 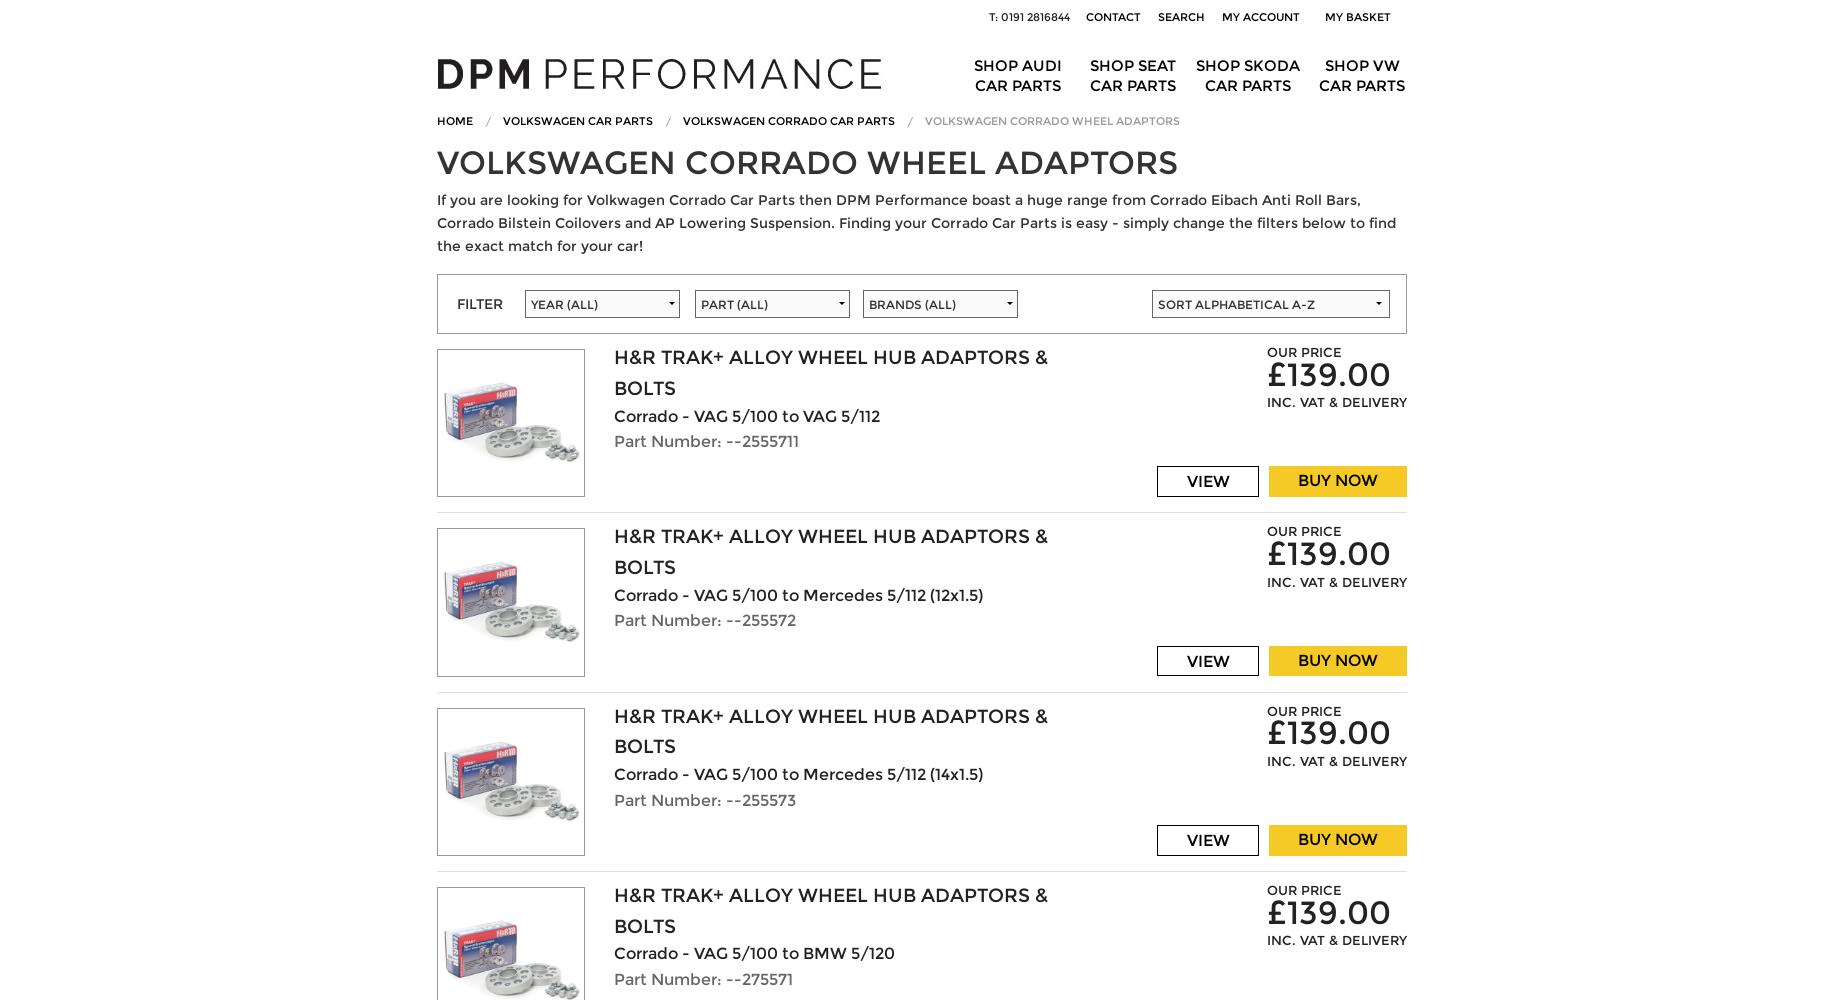 What do you see at coordinates (1157, 17) in the screenshot?
I see `'Search'` at bounding box center [1157, 17].